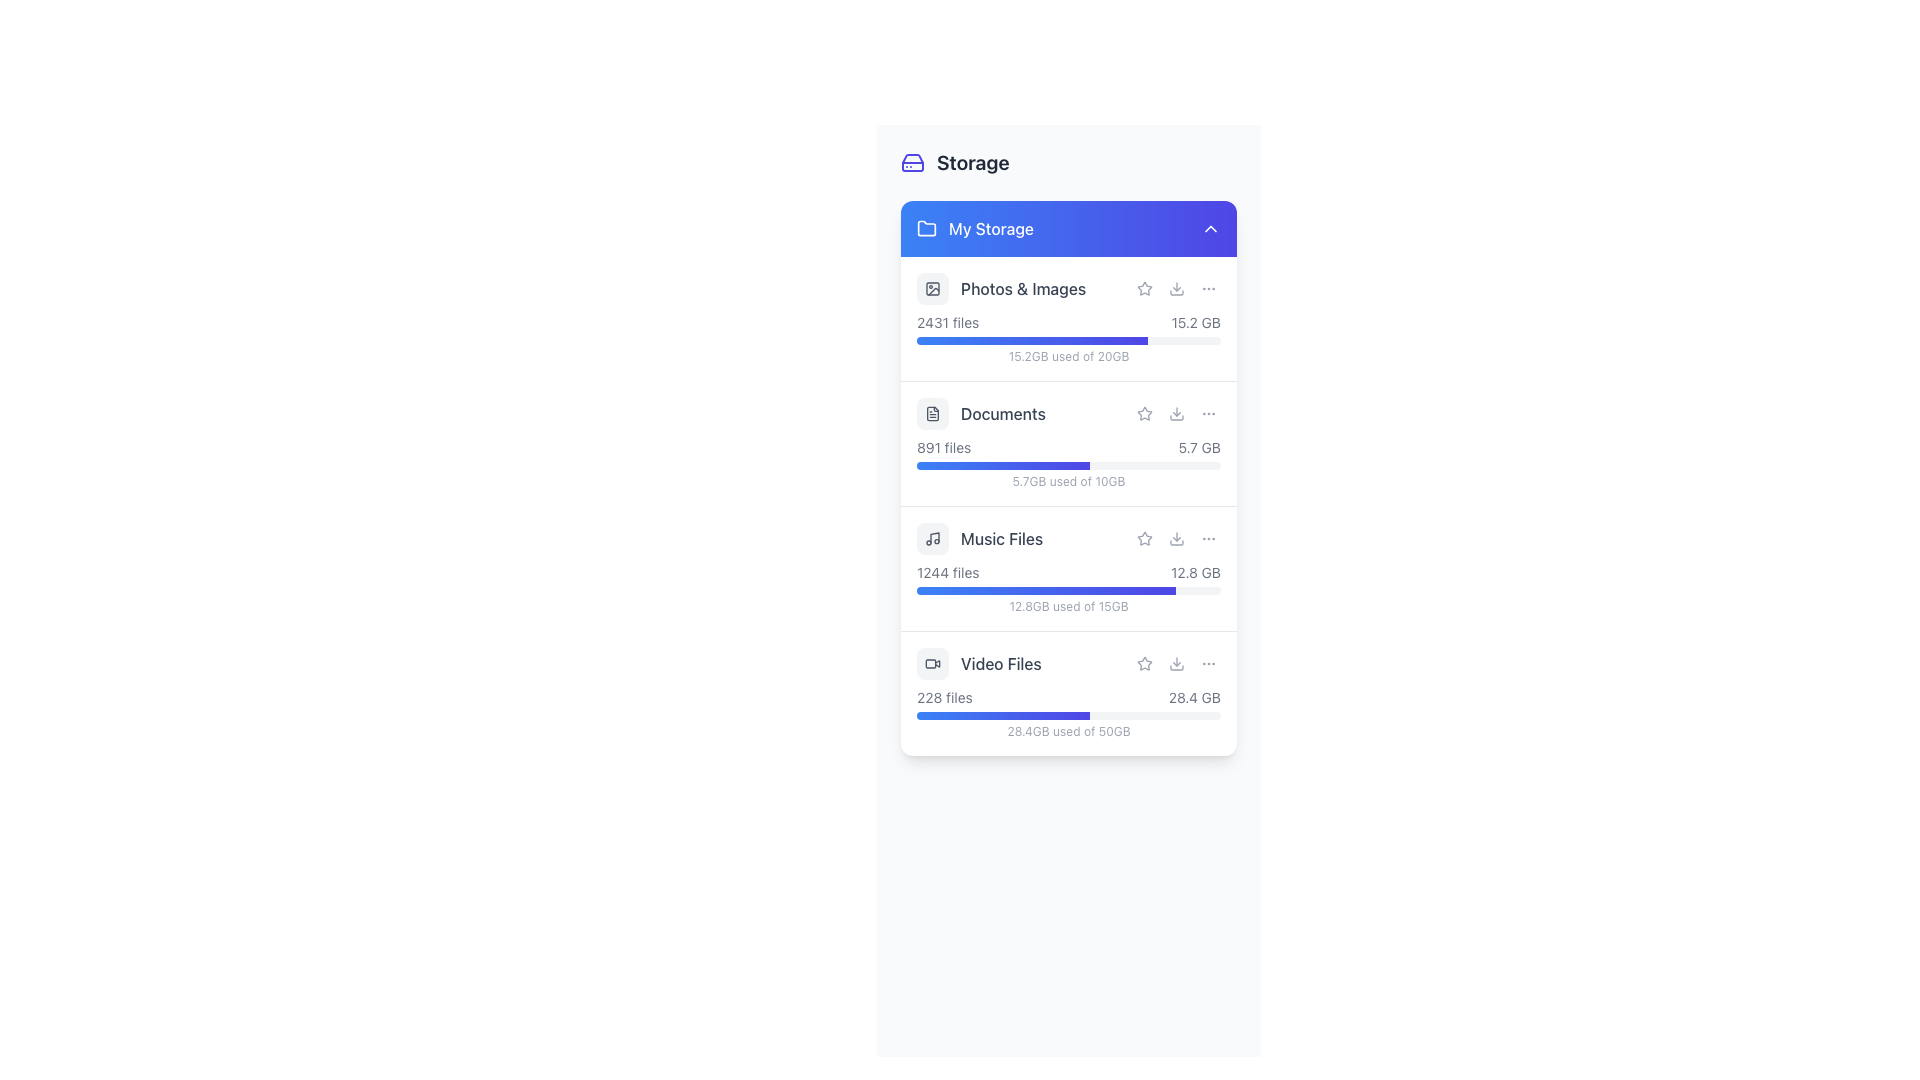  Describe the element at coordinates (1195, 573) in the screenshot. I see `the text label displaying '12.8 GB' located in the 'Music Files' section, to the far right of '1244 files' and aligned with the section's progress bar and header` at that location.